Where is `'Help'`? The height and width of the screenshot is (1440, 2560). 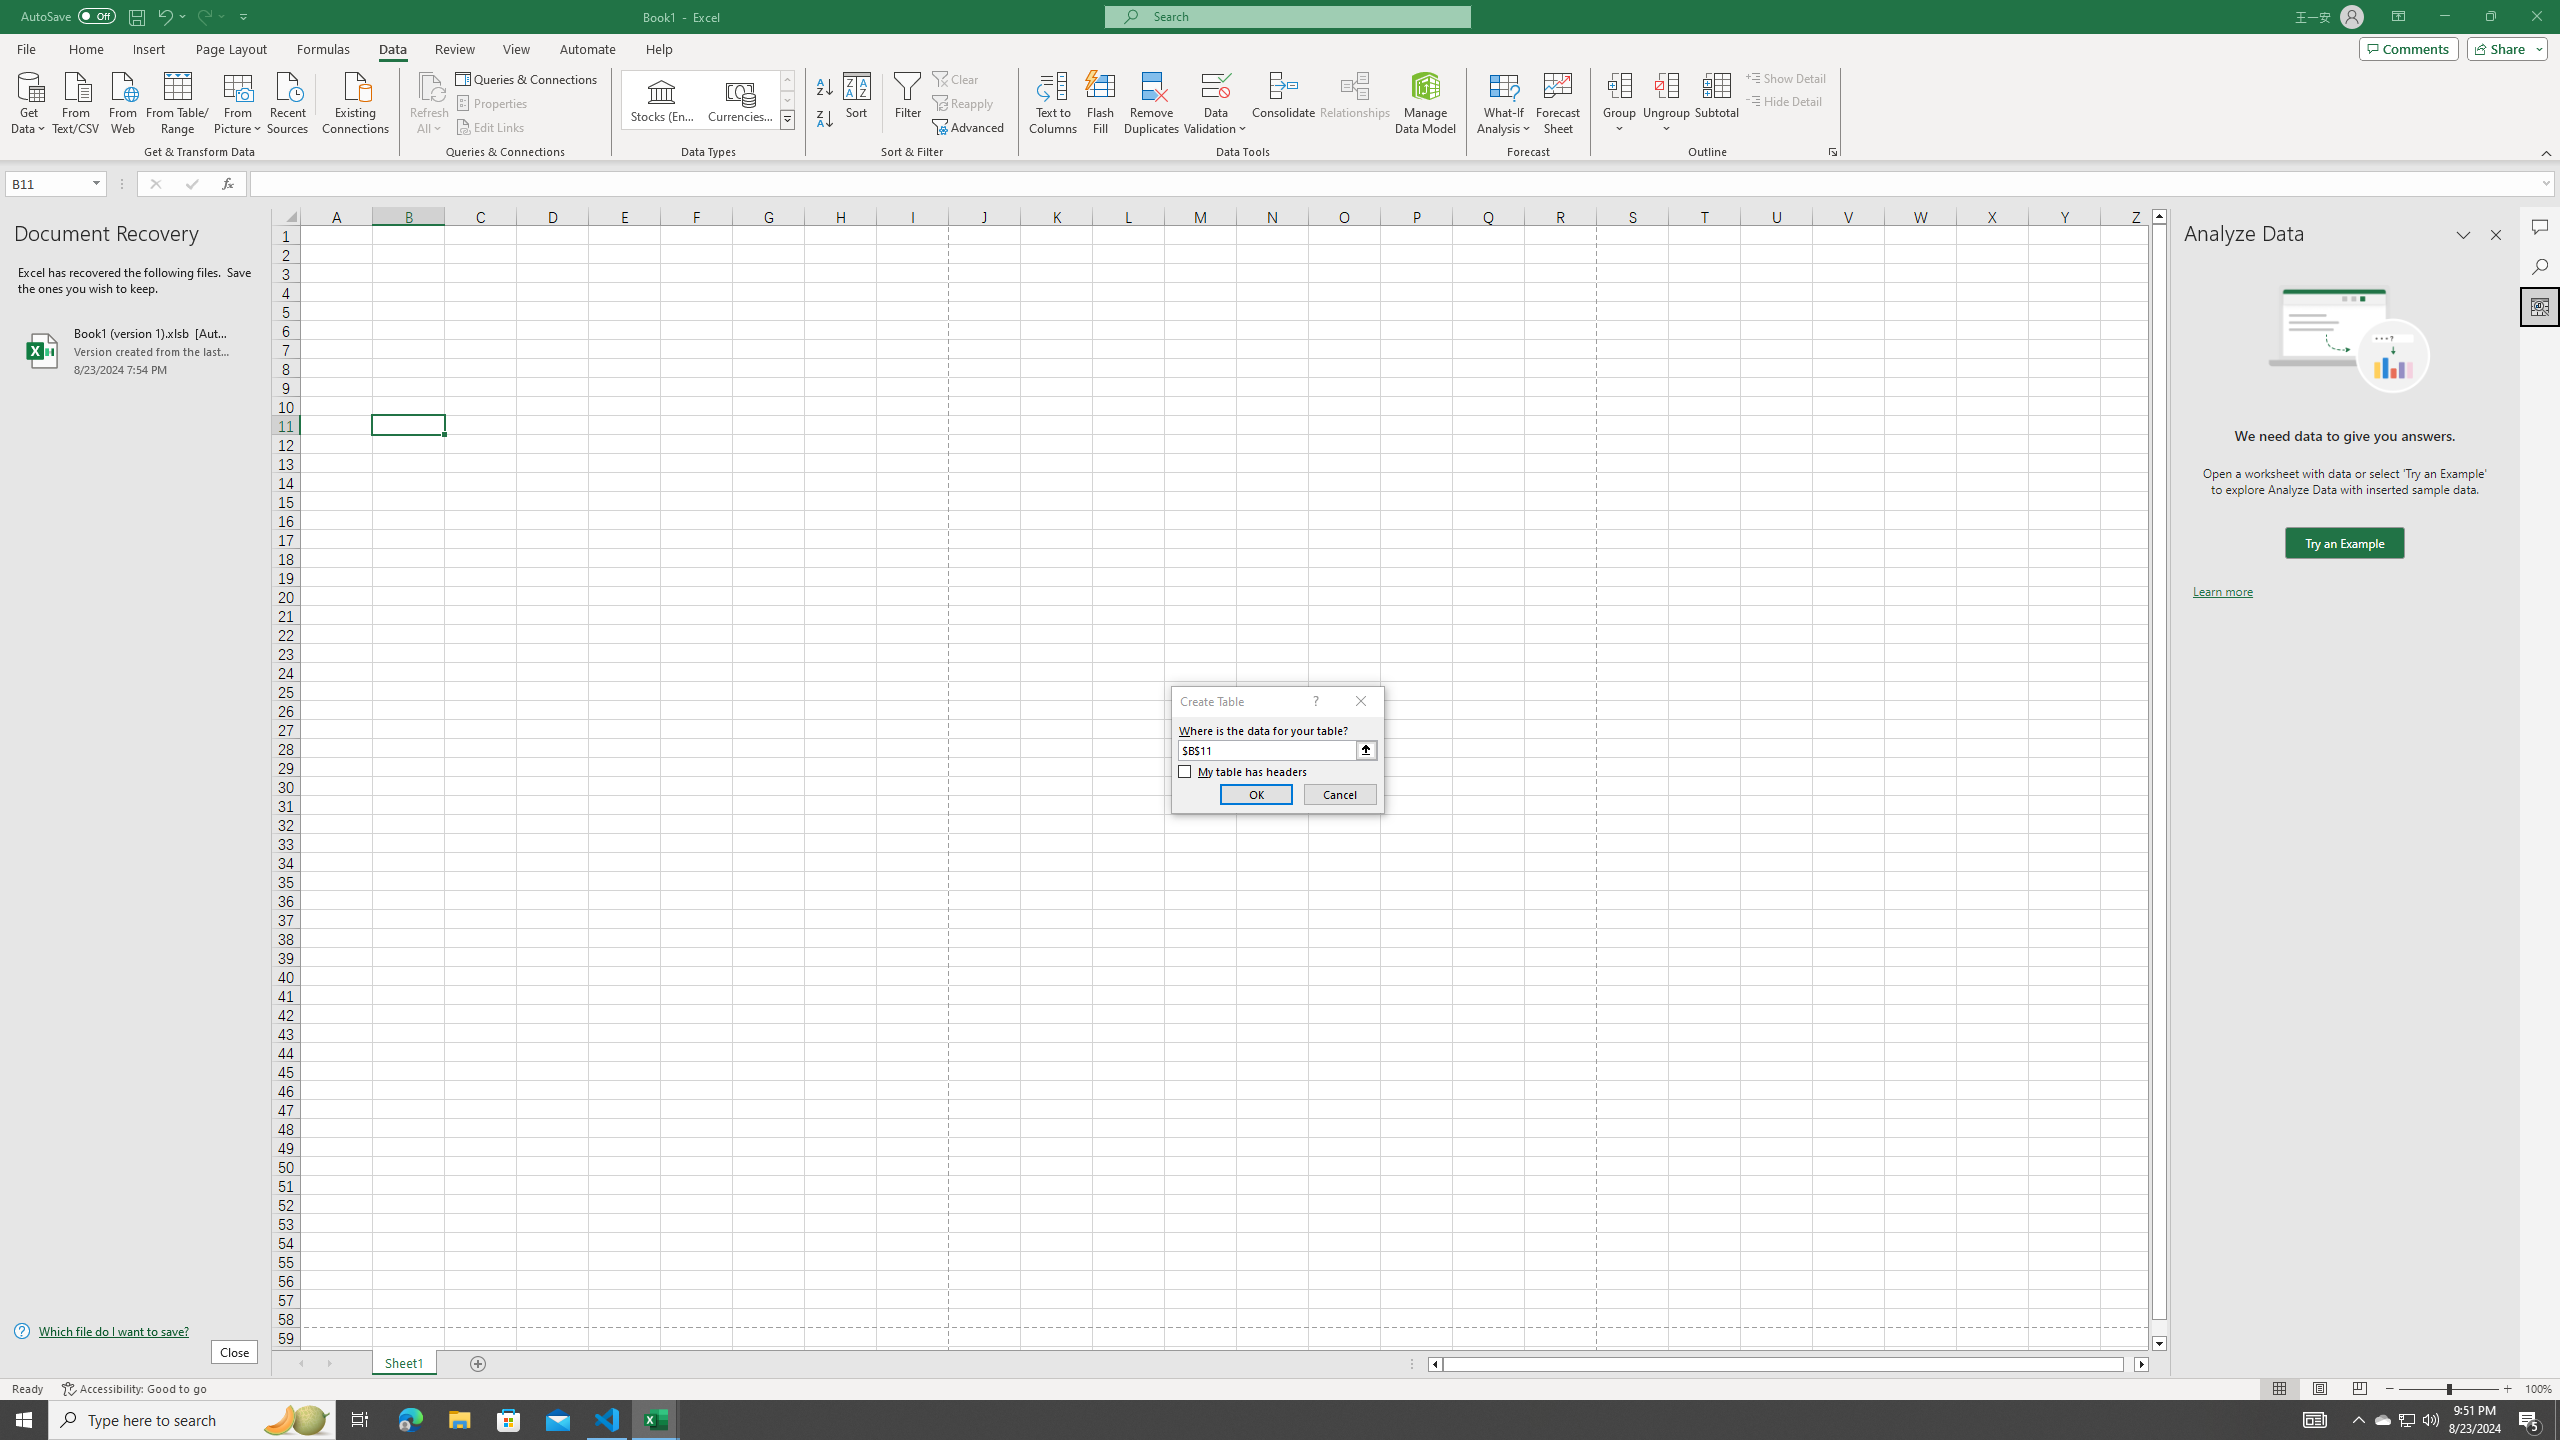
'Help' is located at coordinates (659, 49).